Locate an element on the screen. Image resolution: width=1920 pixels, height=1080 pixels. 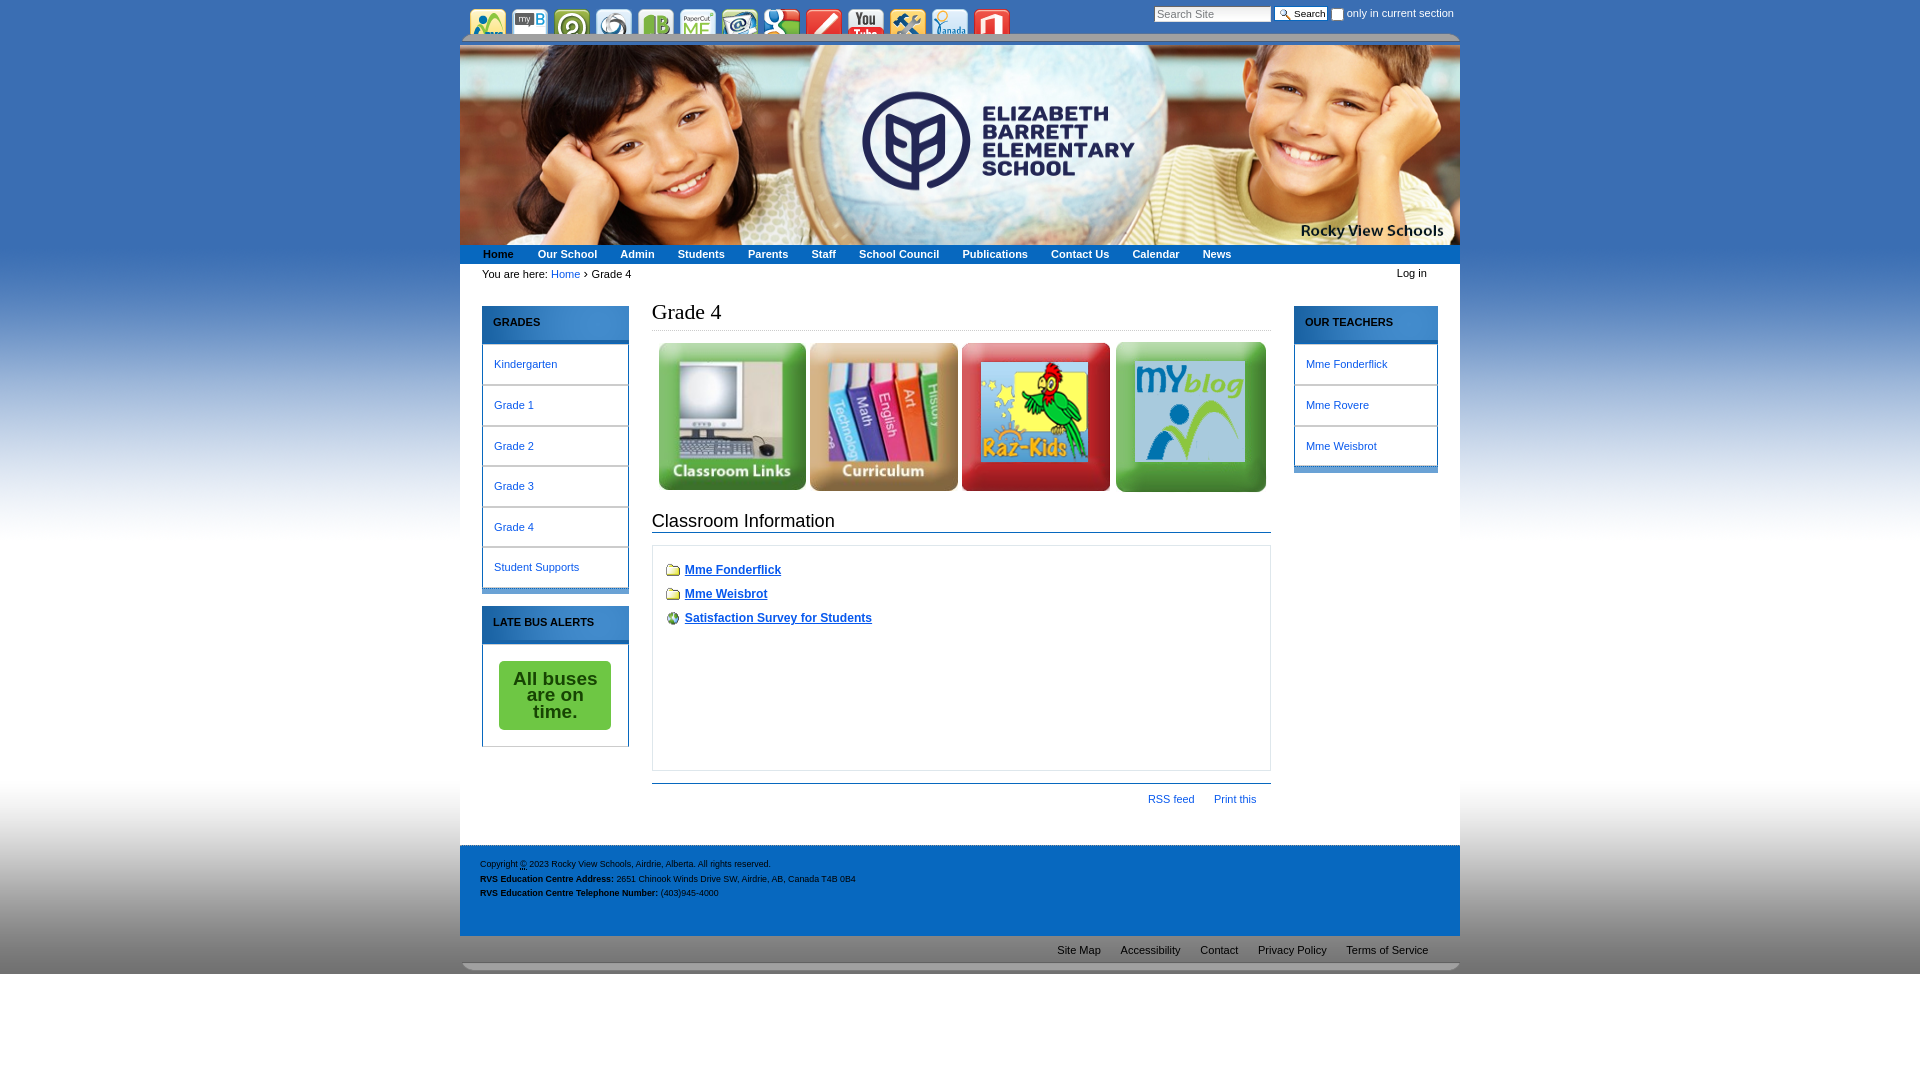
'Accessibility' is located at coordinates (1150, 948).